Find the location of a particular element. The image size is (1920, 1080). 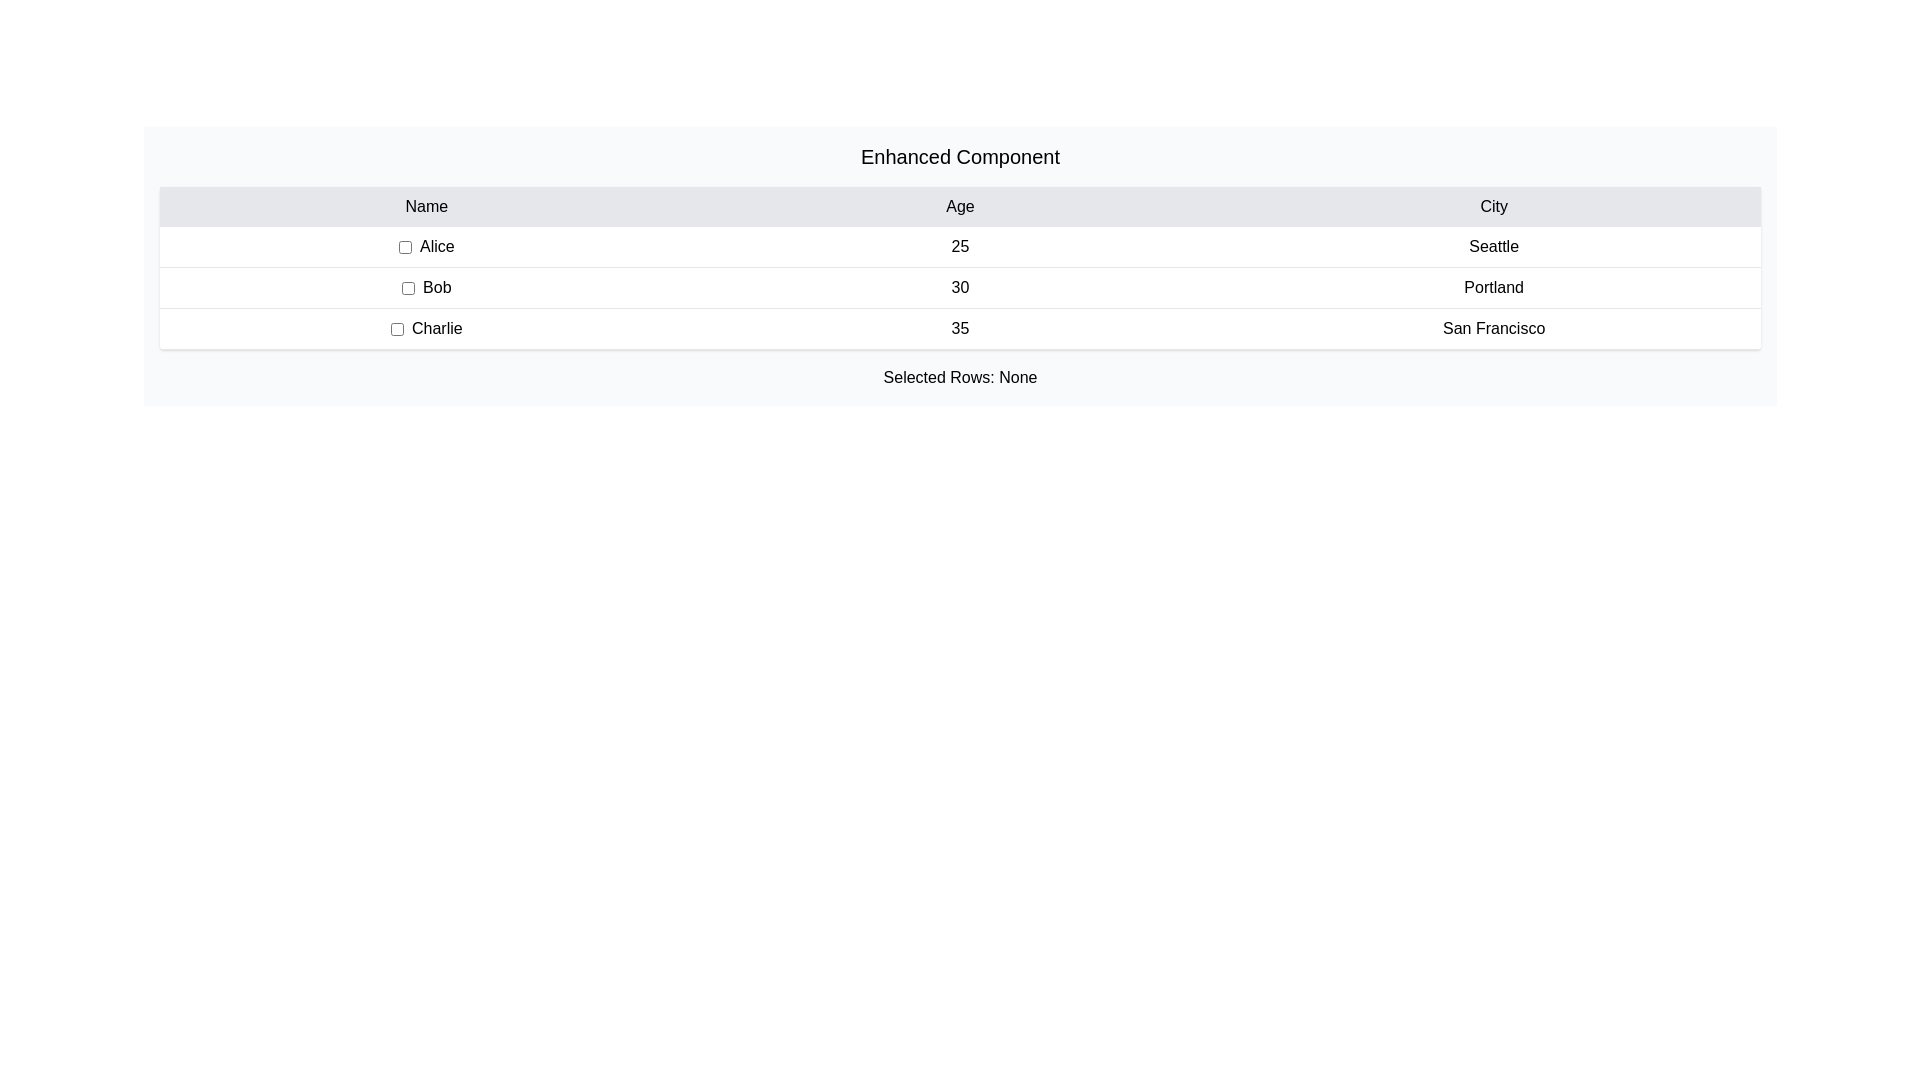

the static text displaying the city name in the third column of the first row of the data table, which corresponds to the entry for 'Alice' is located at coordinates (1494, 245).